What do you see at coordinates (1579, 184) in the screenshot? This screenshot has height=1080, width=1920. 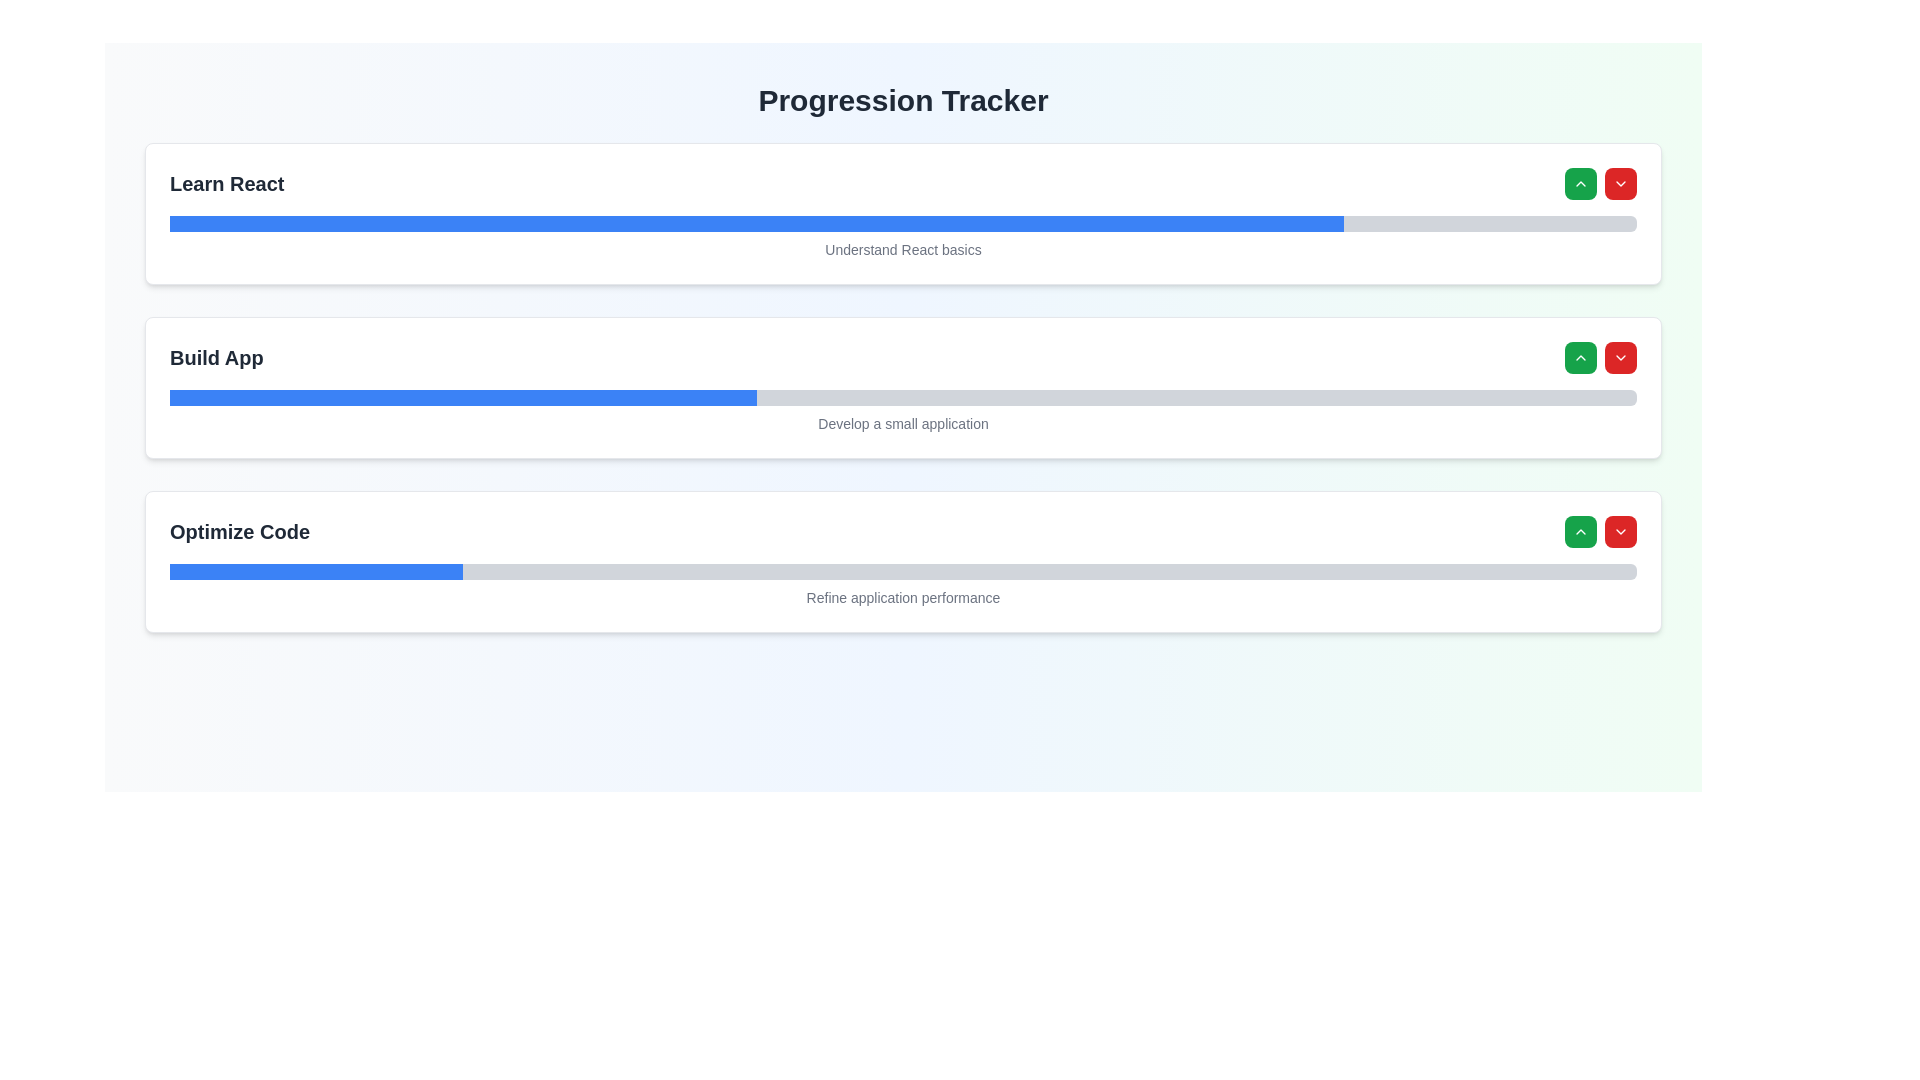 I see `the green button with an upward arrow icon located at the top-right corner of the first card in the list` at bounding box center [1579, 184].